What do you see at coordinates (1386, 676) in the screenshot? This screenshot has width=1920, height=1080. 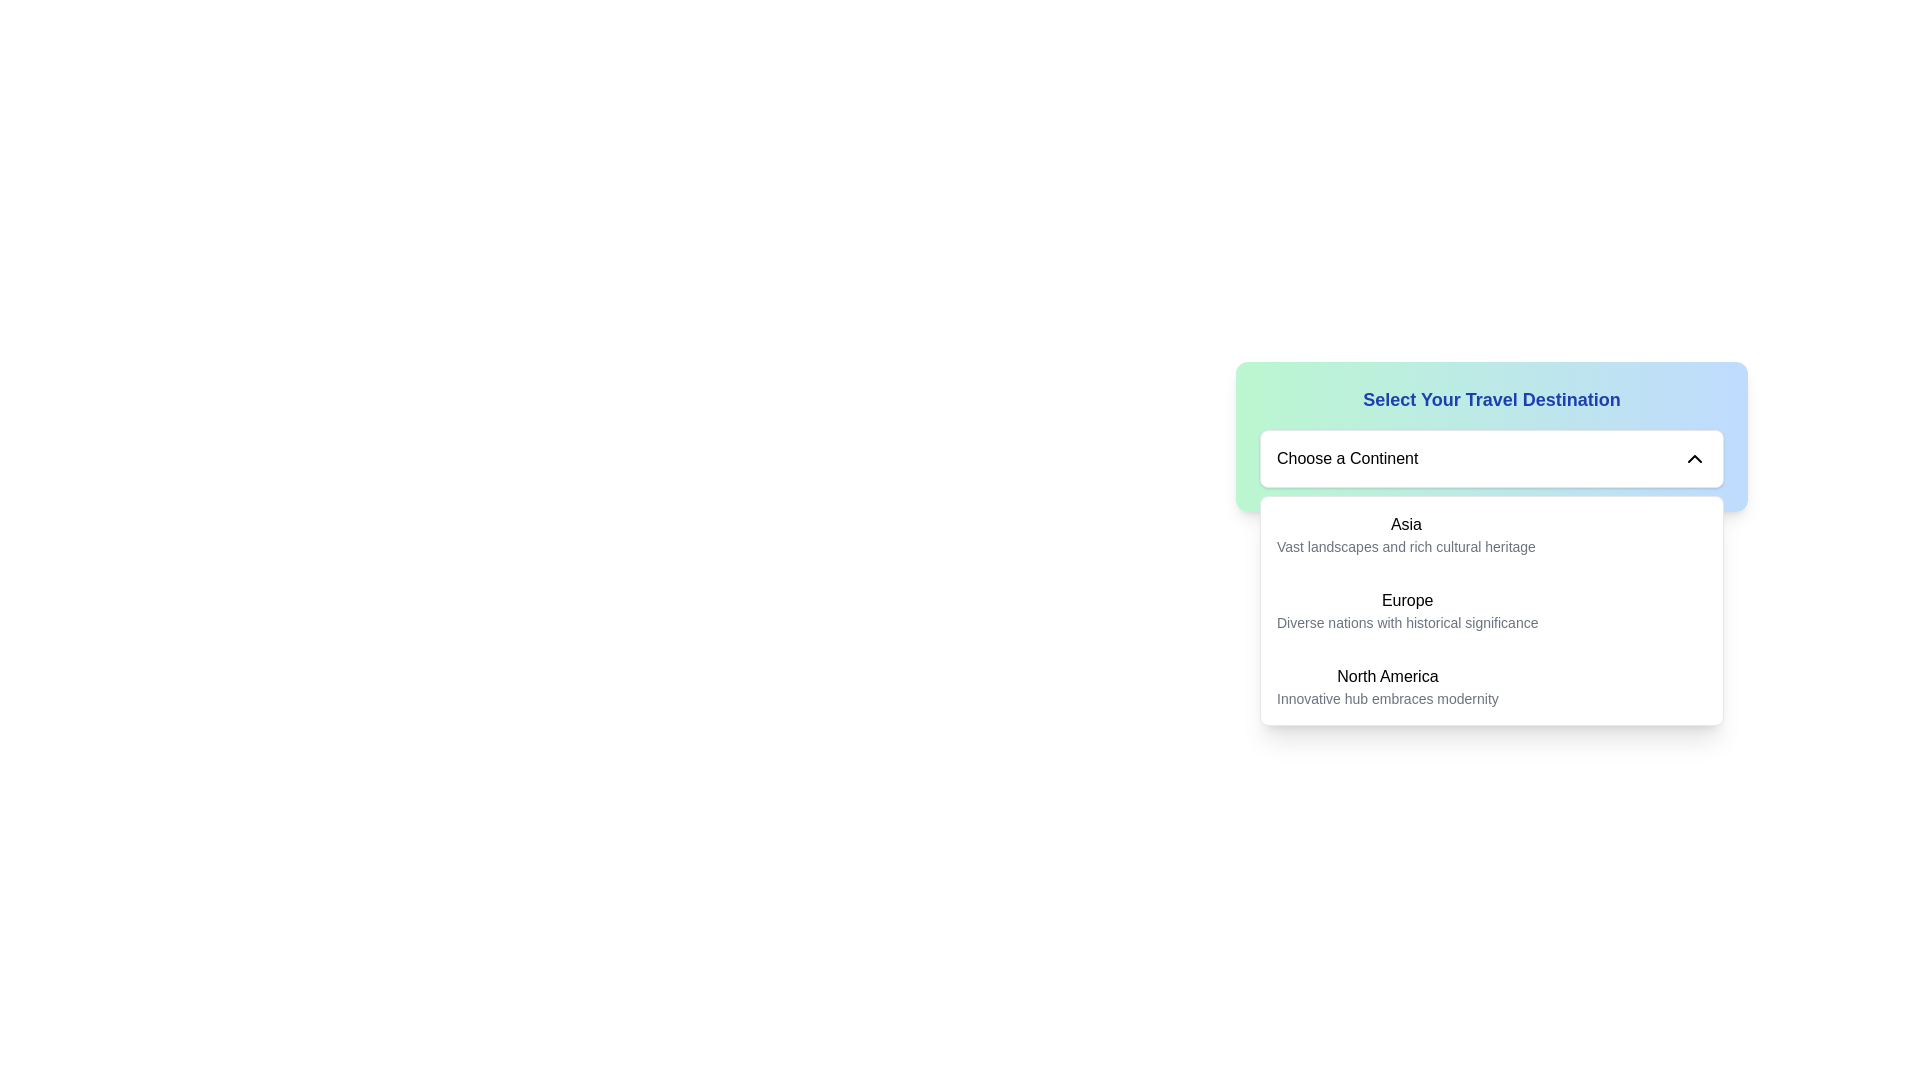 I see `the text label that serves as the title of the selectable option in the dropdown list under 'Select Your Travel Destination'` at bounding box center [1386, 676].